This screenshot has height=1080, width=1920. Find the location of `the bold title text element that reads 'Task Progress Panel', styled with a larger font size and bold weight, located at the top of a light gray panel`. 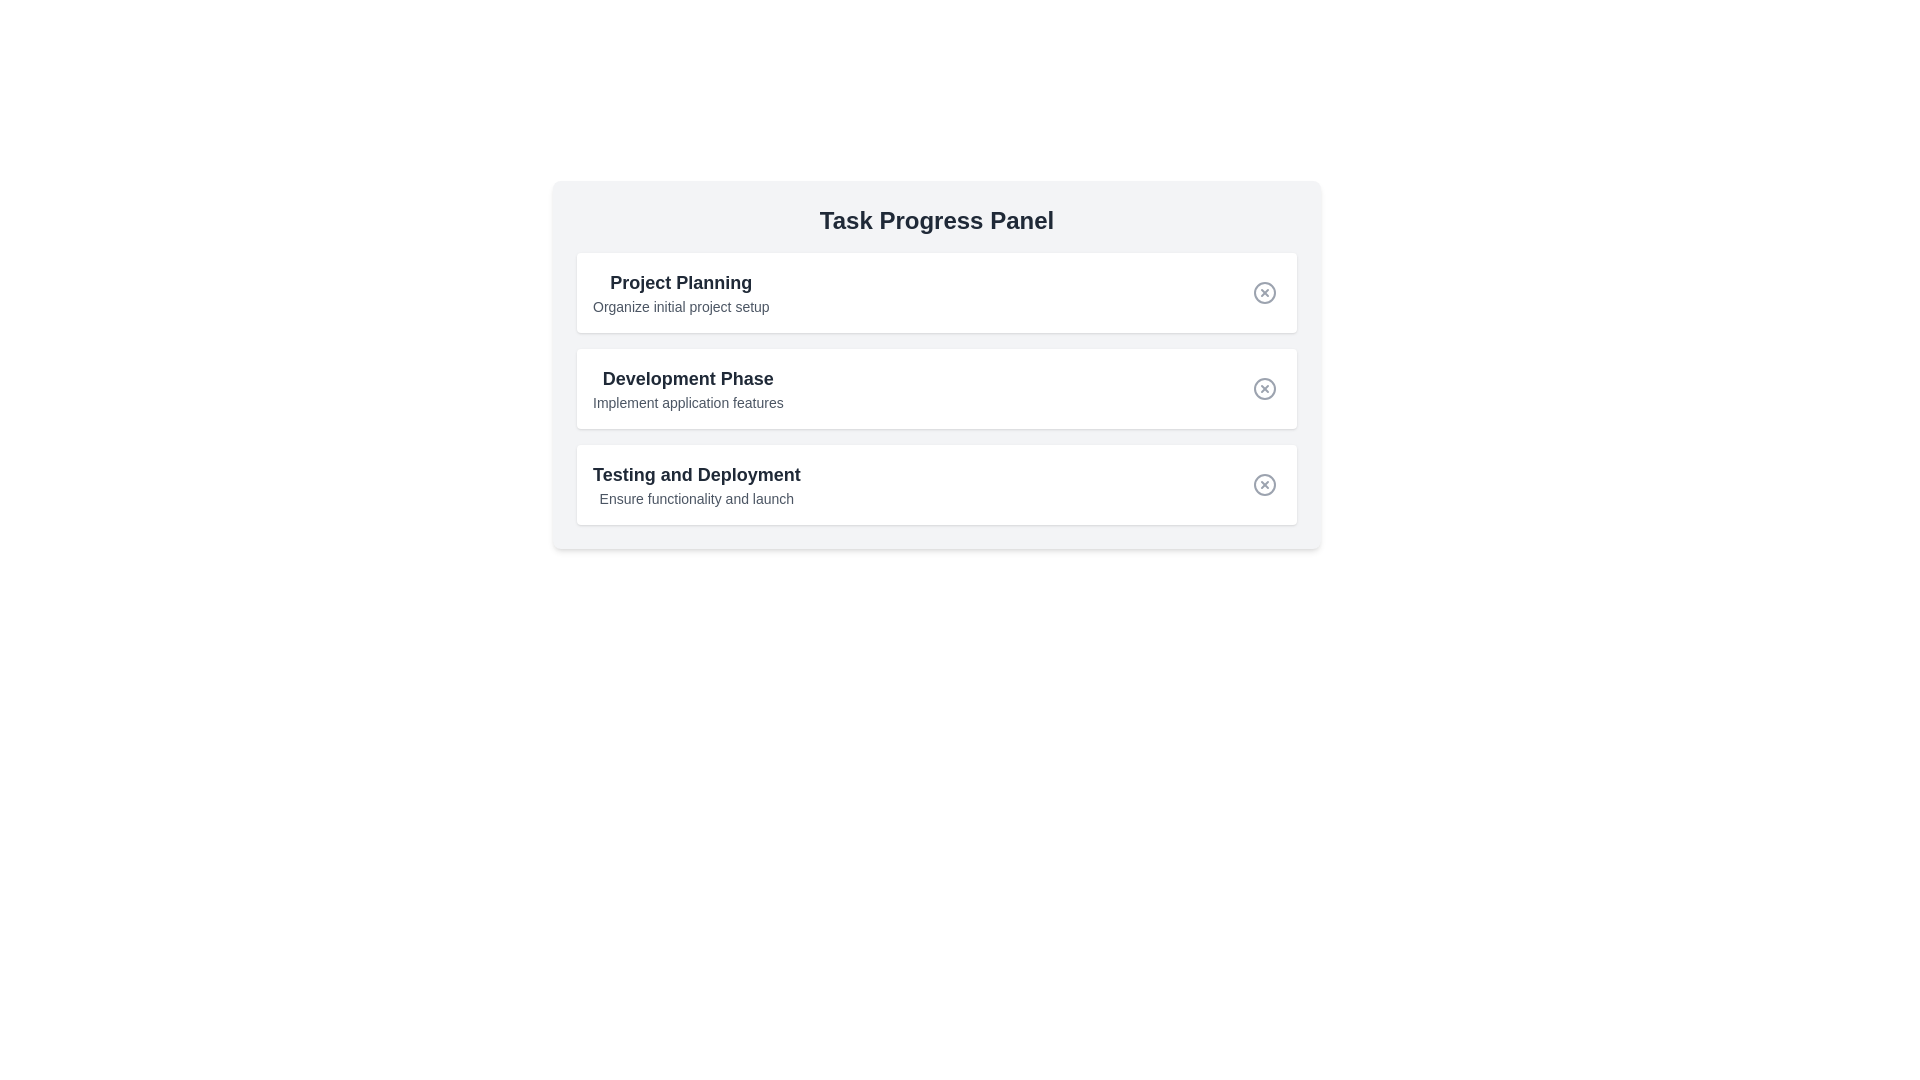

the bold title text element that reads 'Task Progress Panel', styled with a larger font size and bold weight, located at the top of a light gray panel is located at coordinates (935, 220).